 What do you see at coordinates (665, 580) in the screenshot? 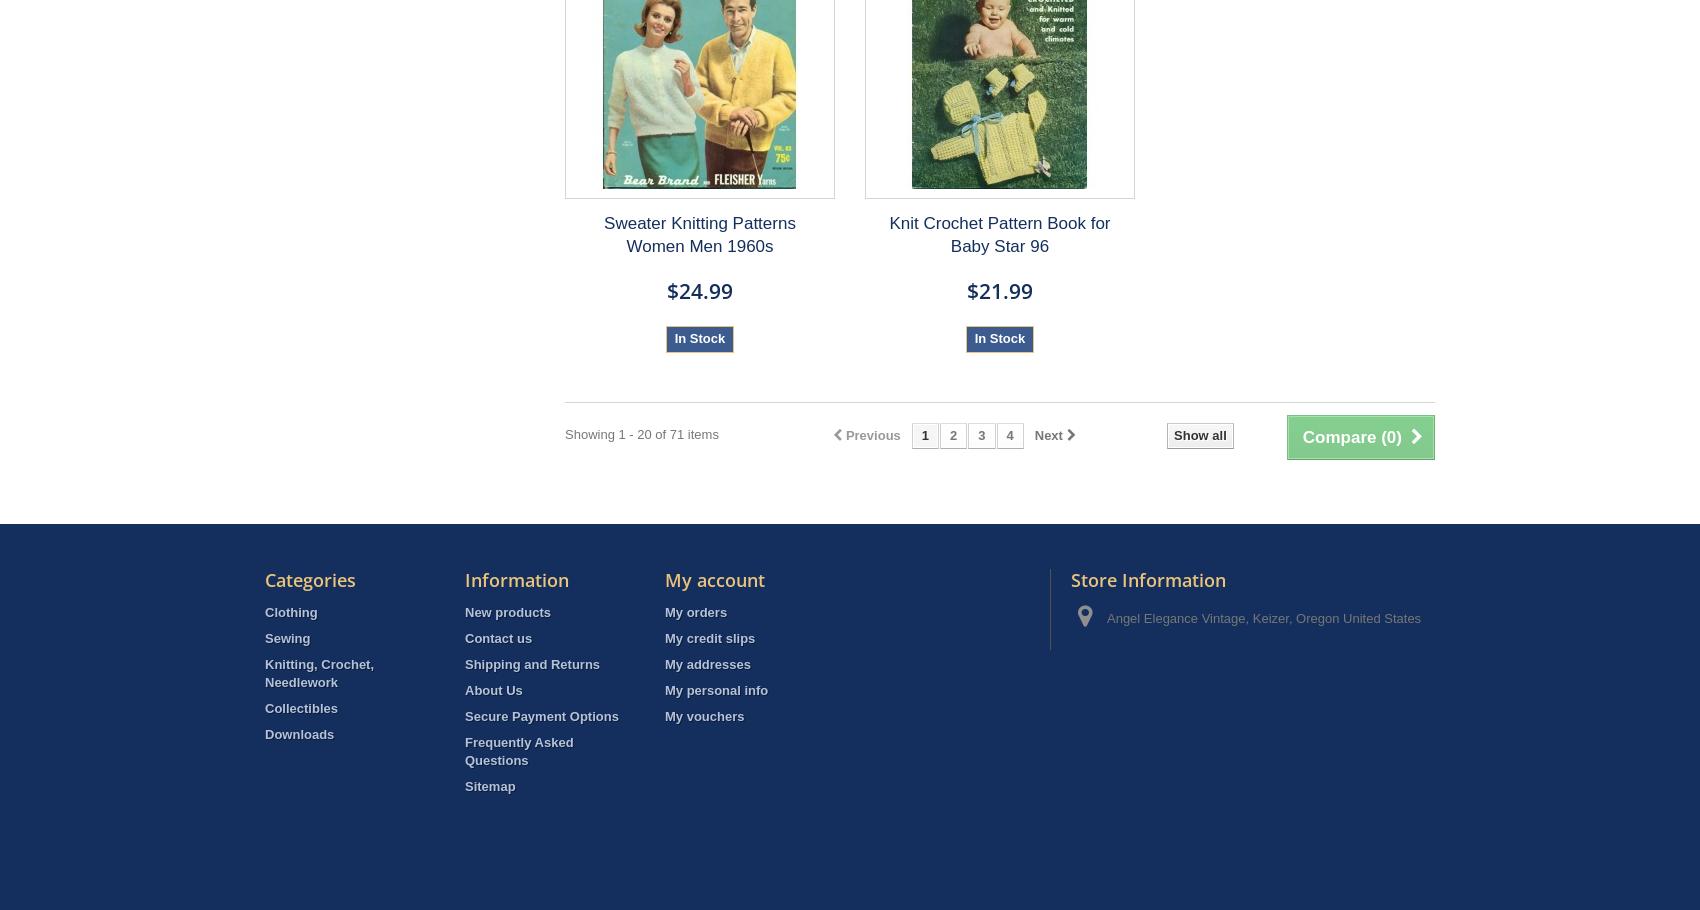
I see `'My account'` at bounding box center [665, 580].